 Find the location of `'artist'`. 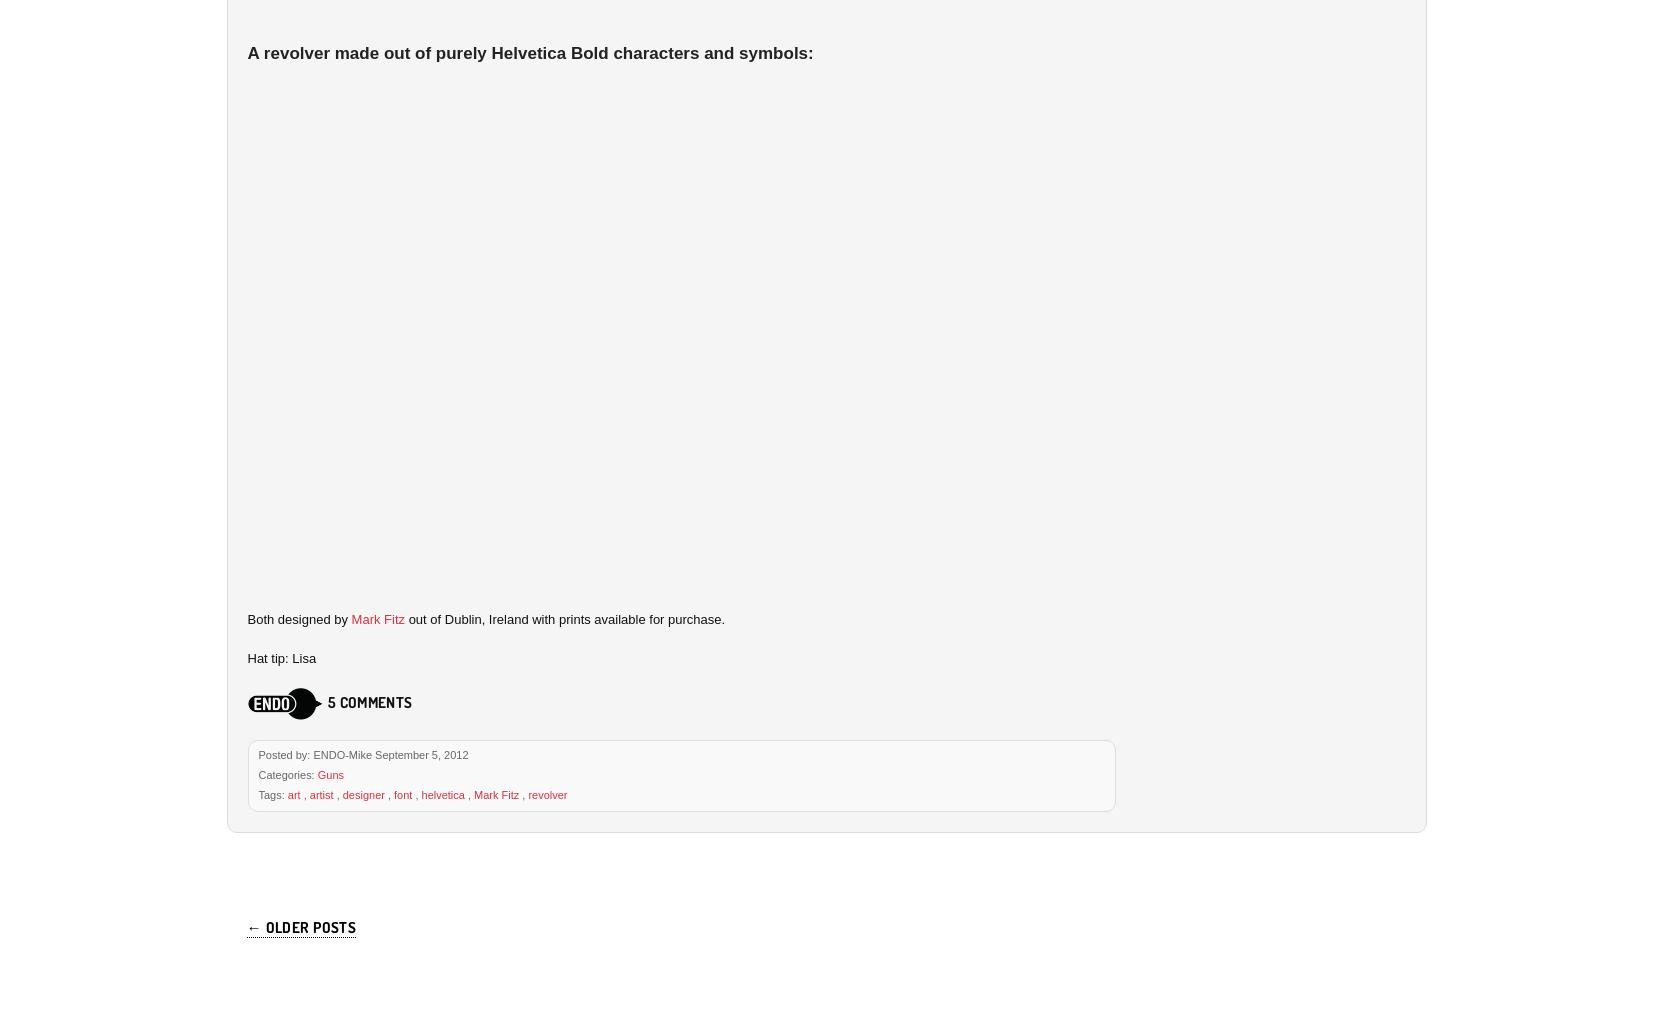

'artist' is located at coordinates (320, 792).